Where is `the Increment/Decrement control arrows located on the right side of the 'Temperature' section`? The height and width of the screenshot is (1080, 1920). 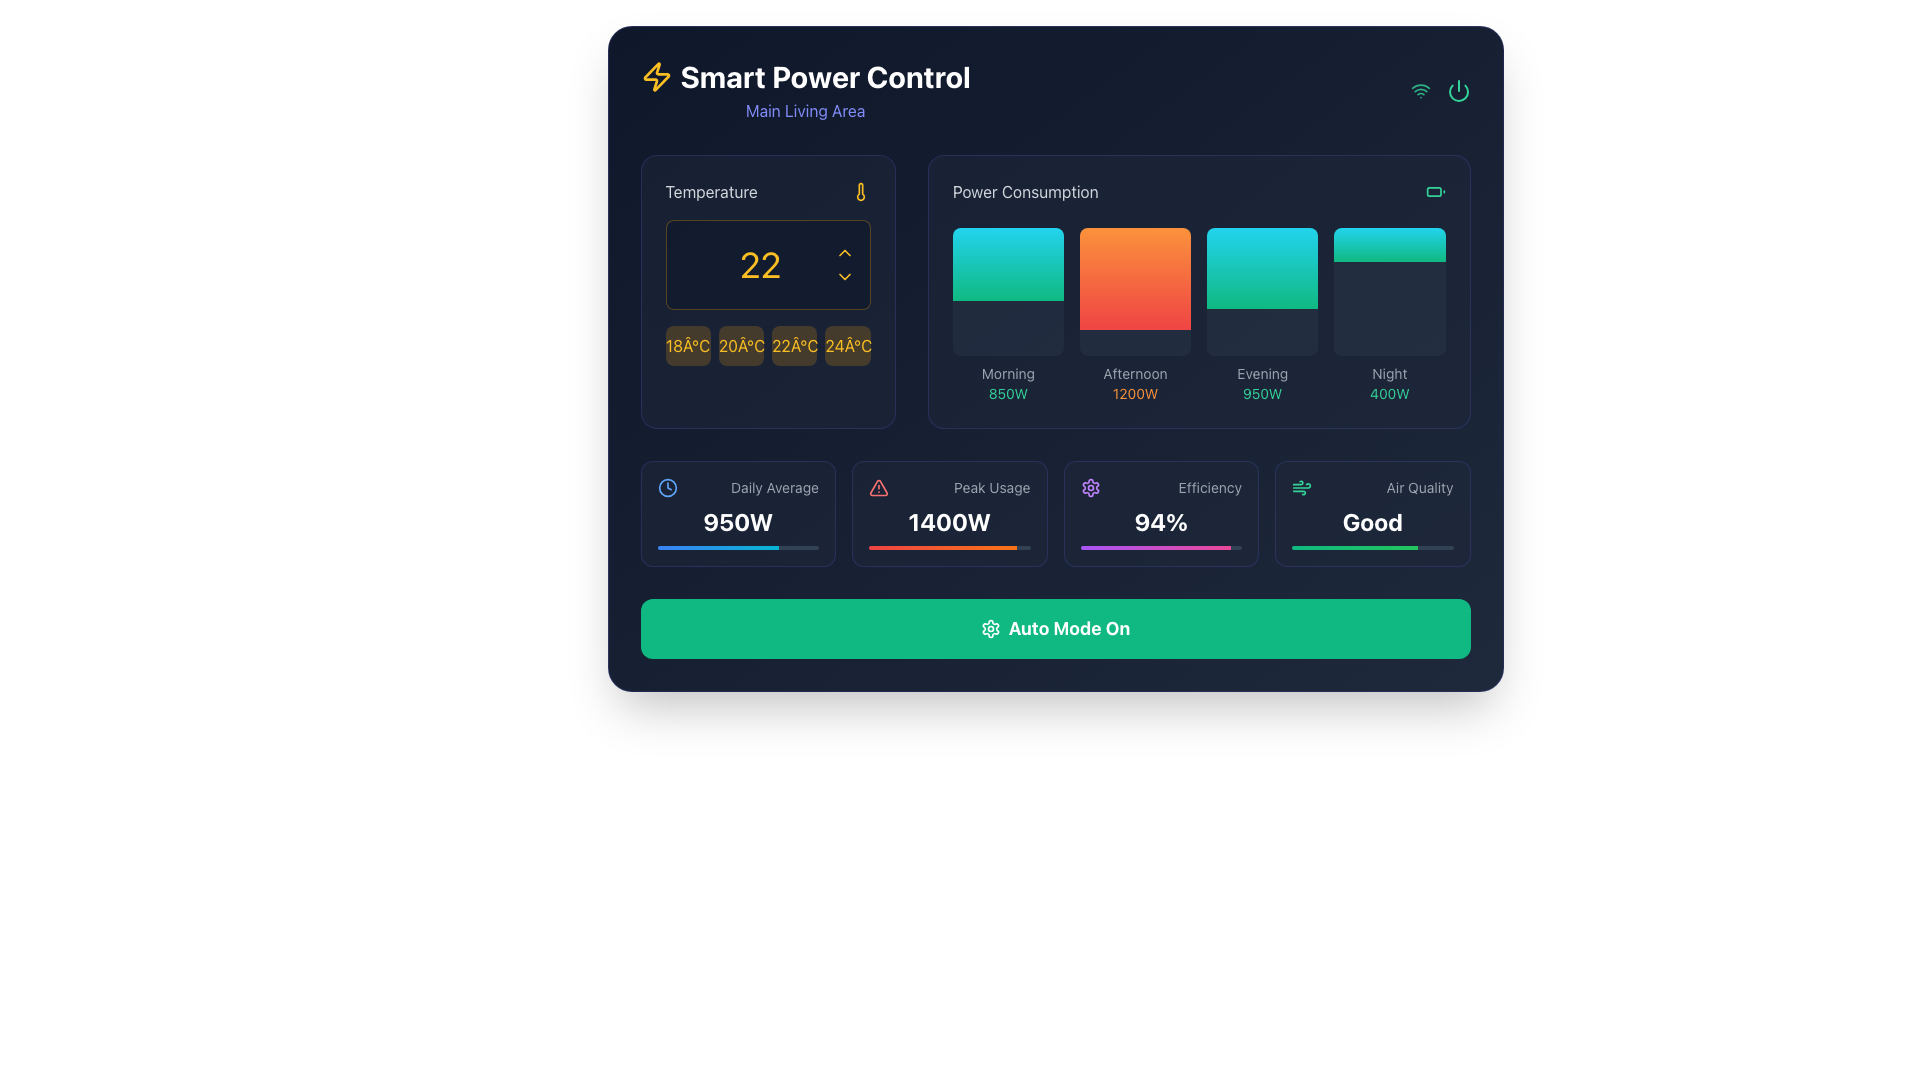
the Increment/Decrement control arrows located on the right side of the 'Temperature' section is located at coordinates (844, 264).